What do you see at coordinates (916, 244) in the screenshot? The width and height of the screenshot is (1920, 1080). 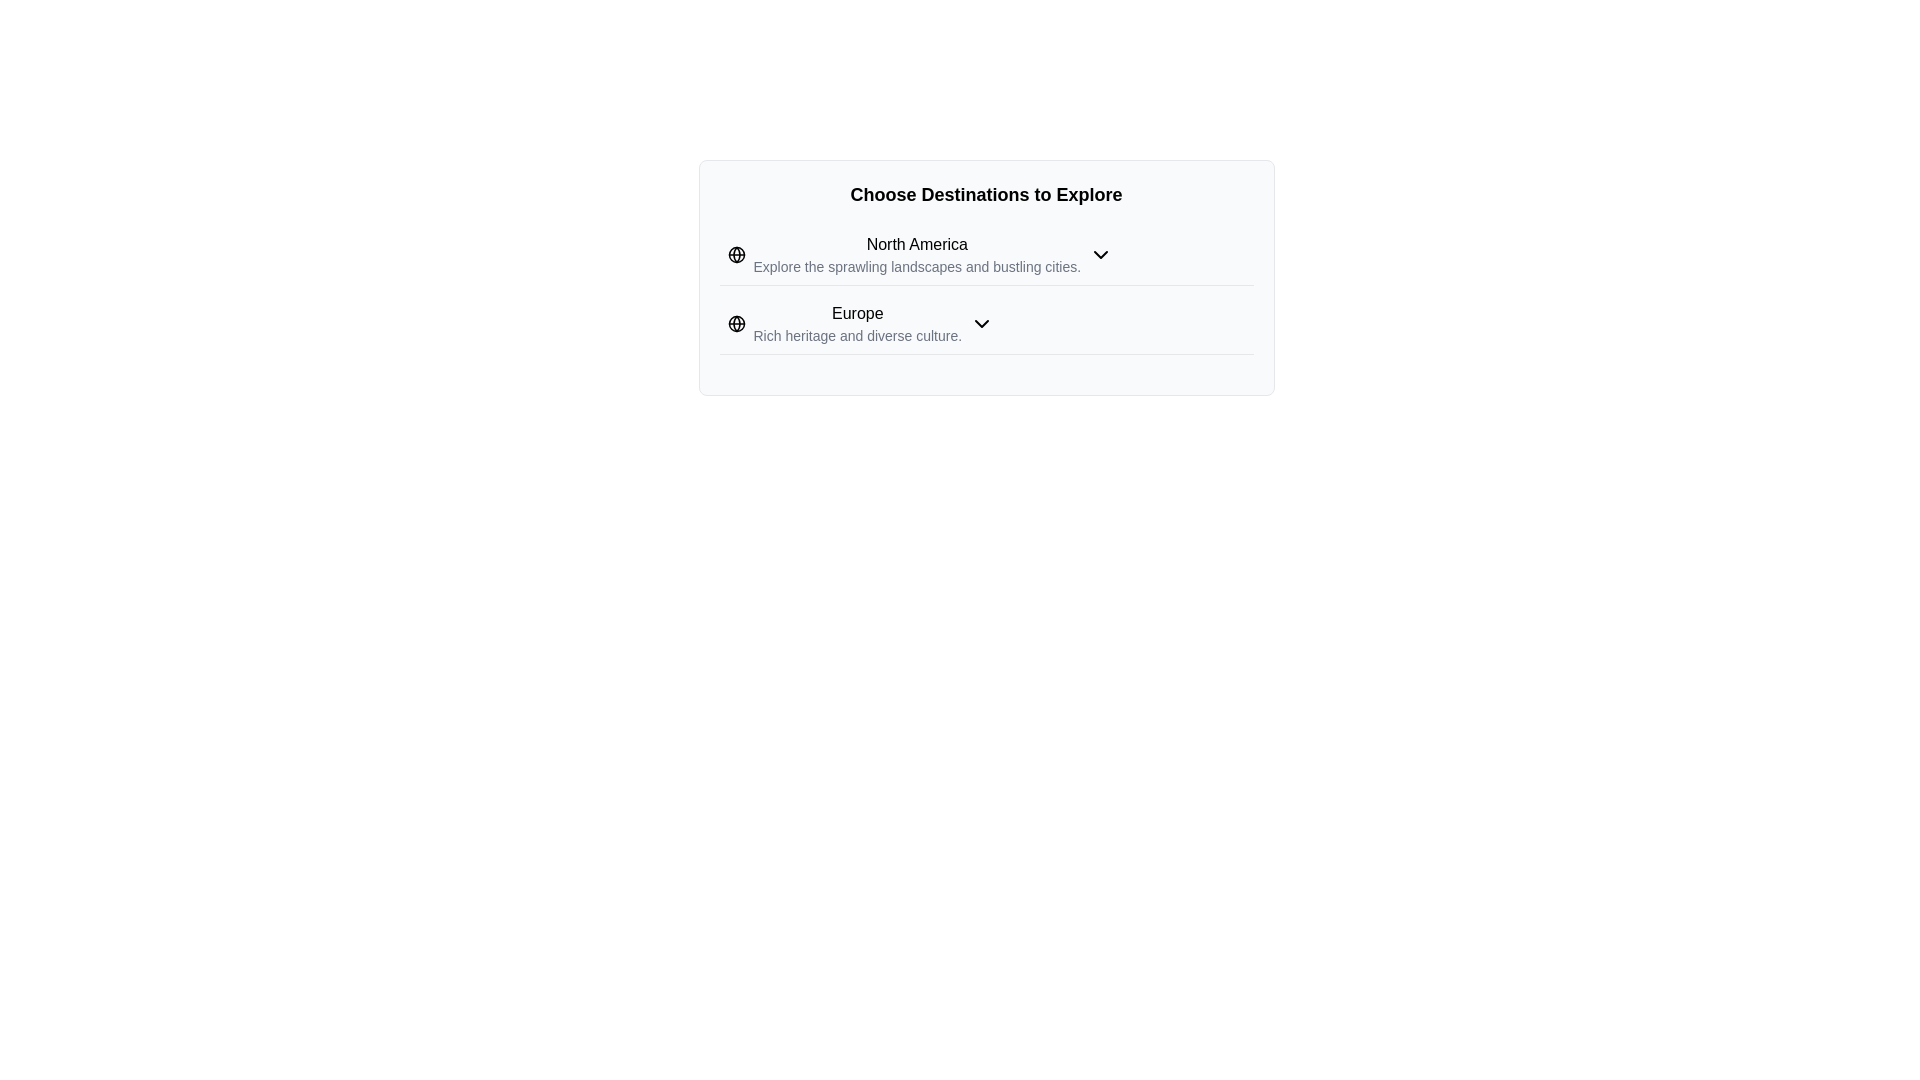 I see `the 'North America' text label which serves as a header for its section within the geographical selection interface` at bounding box center [916, 244].